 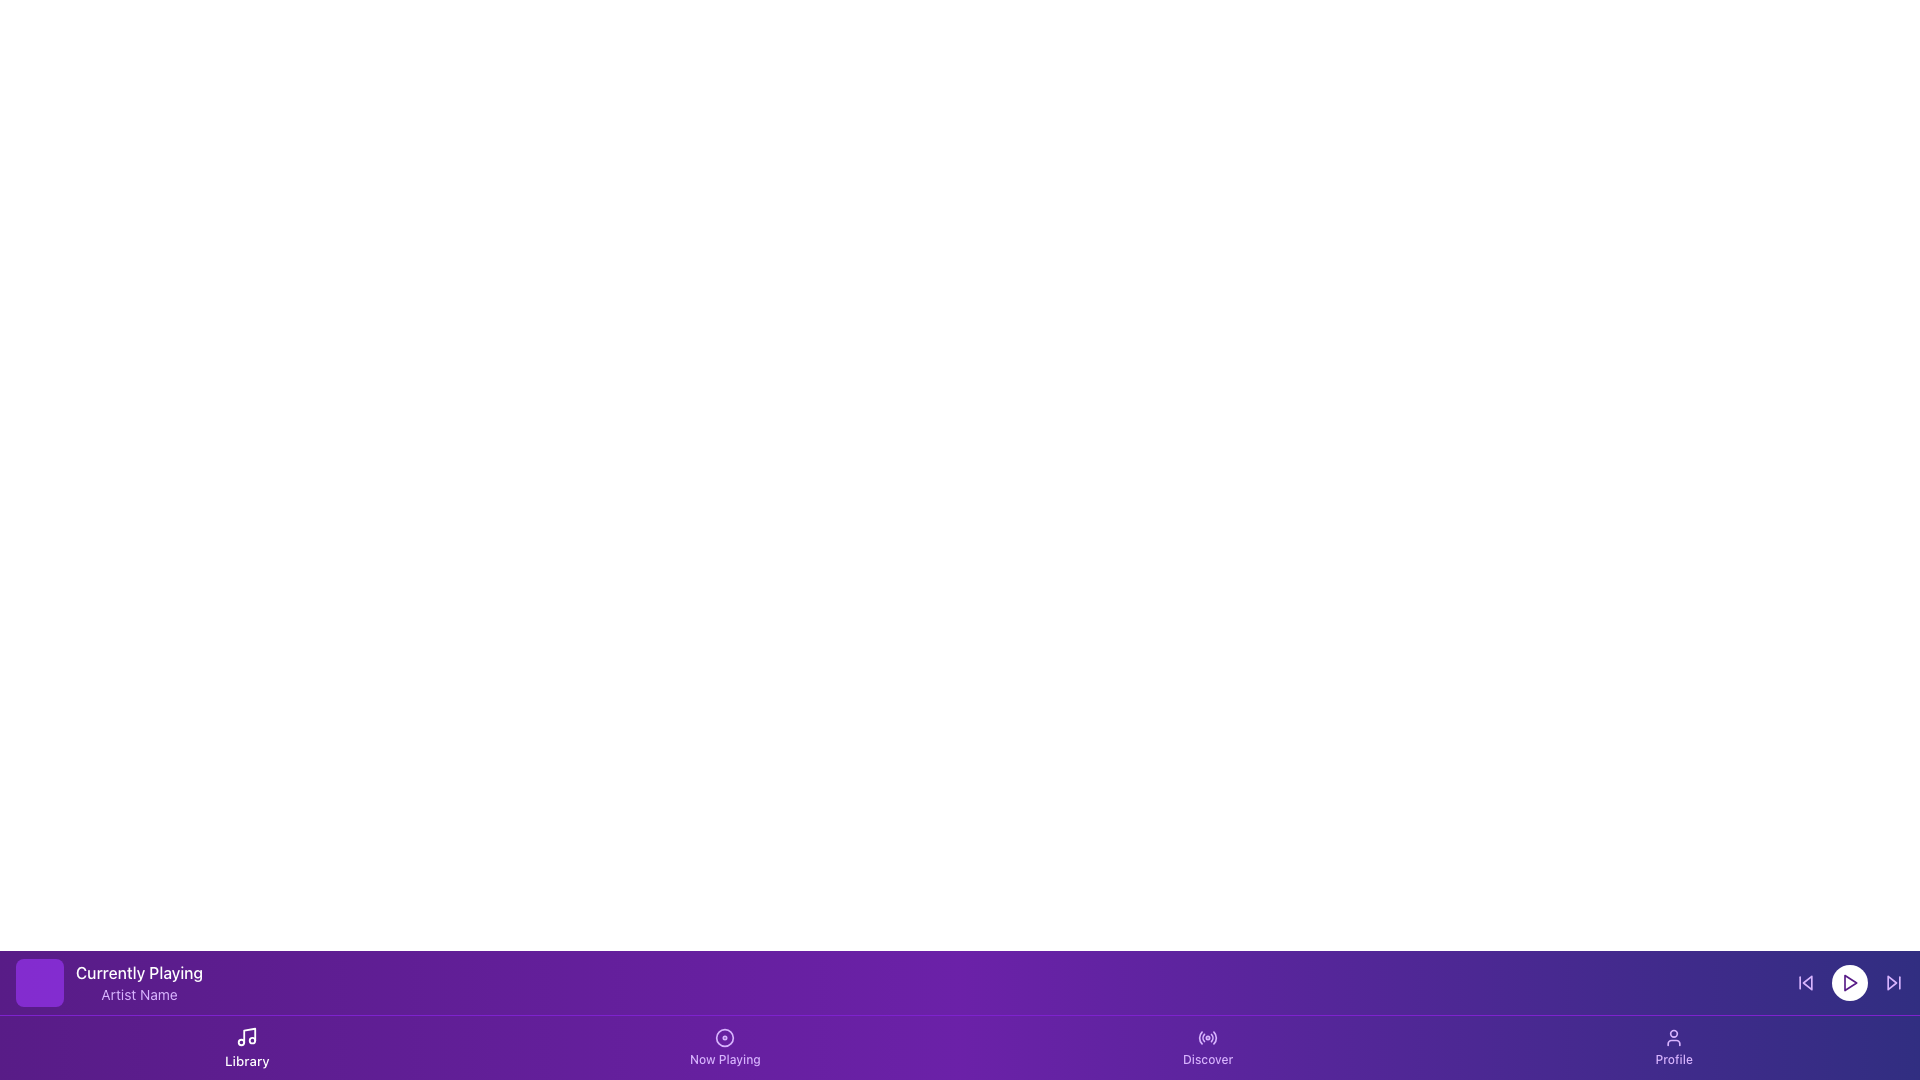 I want to click on the 'Discover' text label located in the bottom navigation bar, so click(x=1207, y=1059).